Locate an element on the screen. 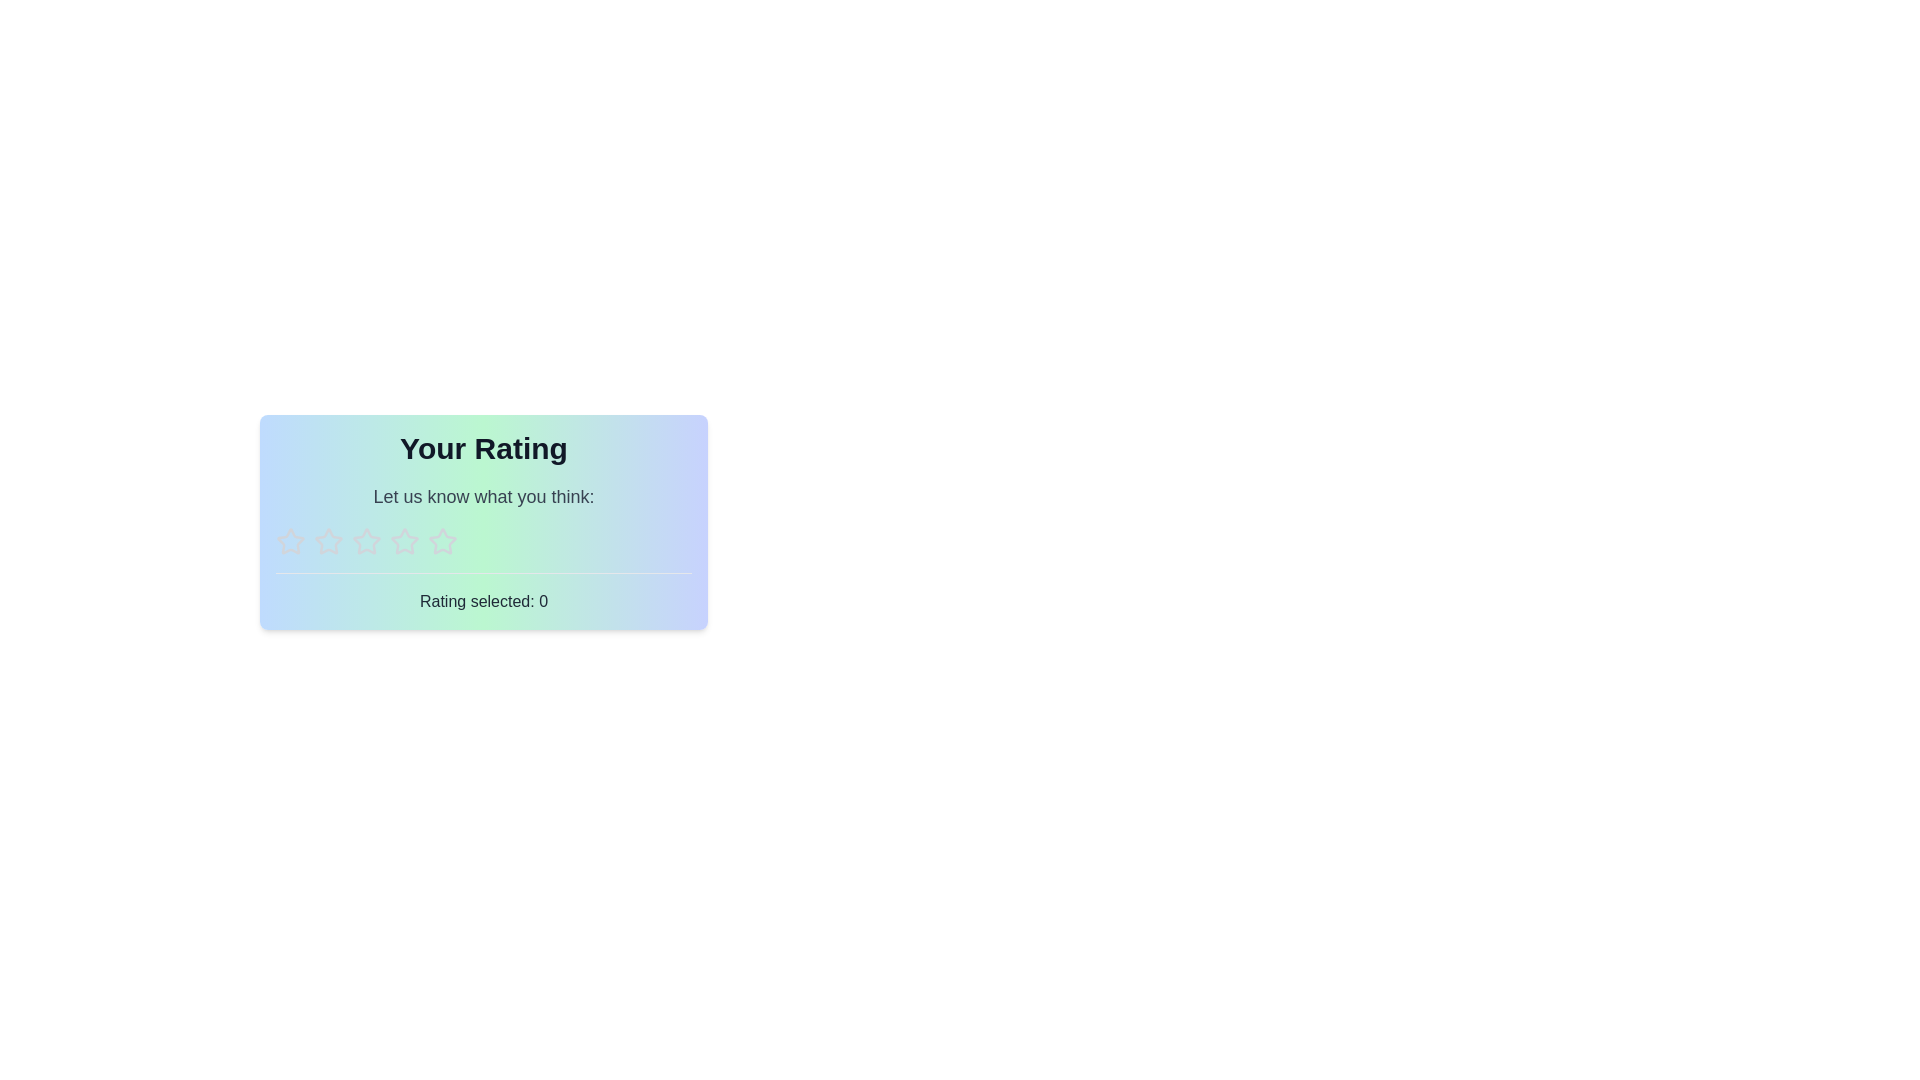 The height and width of the screenshot is (1080, 1920). the static text header titled 'Your Rating', which is styled in bold, large dark gray font and is located at the top of the card section is located at coordinates (484, 447).